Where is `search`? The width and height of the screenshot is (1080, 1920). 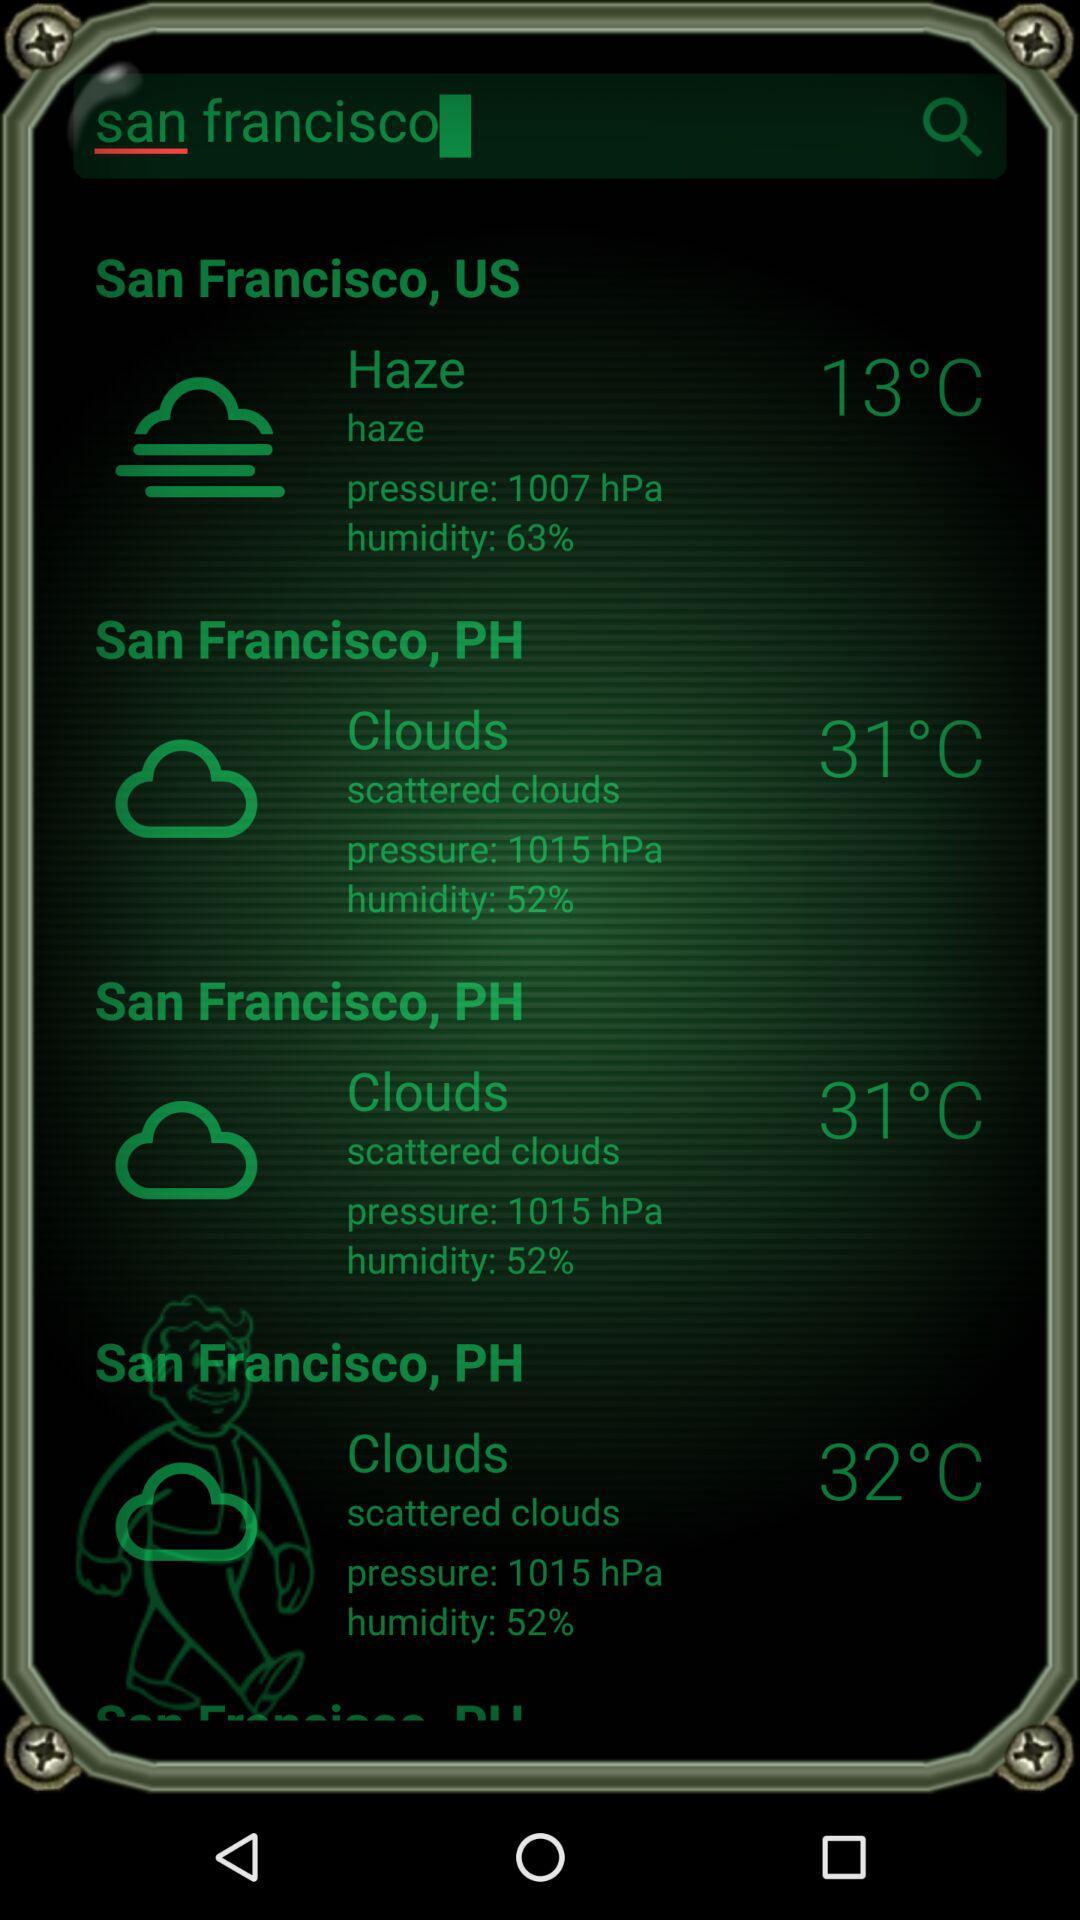 search is located at coordinates (952, 124).